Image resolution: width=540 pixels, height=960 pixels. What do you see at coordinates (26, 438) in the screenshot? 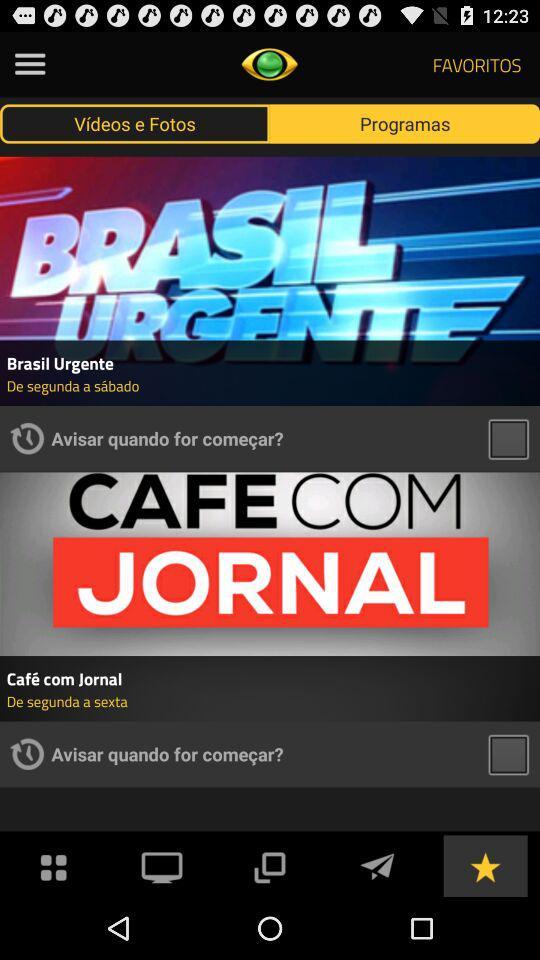
I see `the item to the left of avisar quando for item` at bounding box center [26, 438].